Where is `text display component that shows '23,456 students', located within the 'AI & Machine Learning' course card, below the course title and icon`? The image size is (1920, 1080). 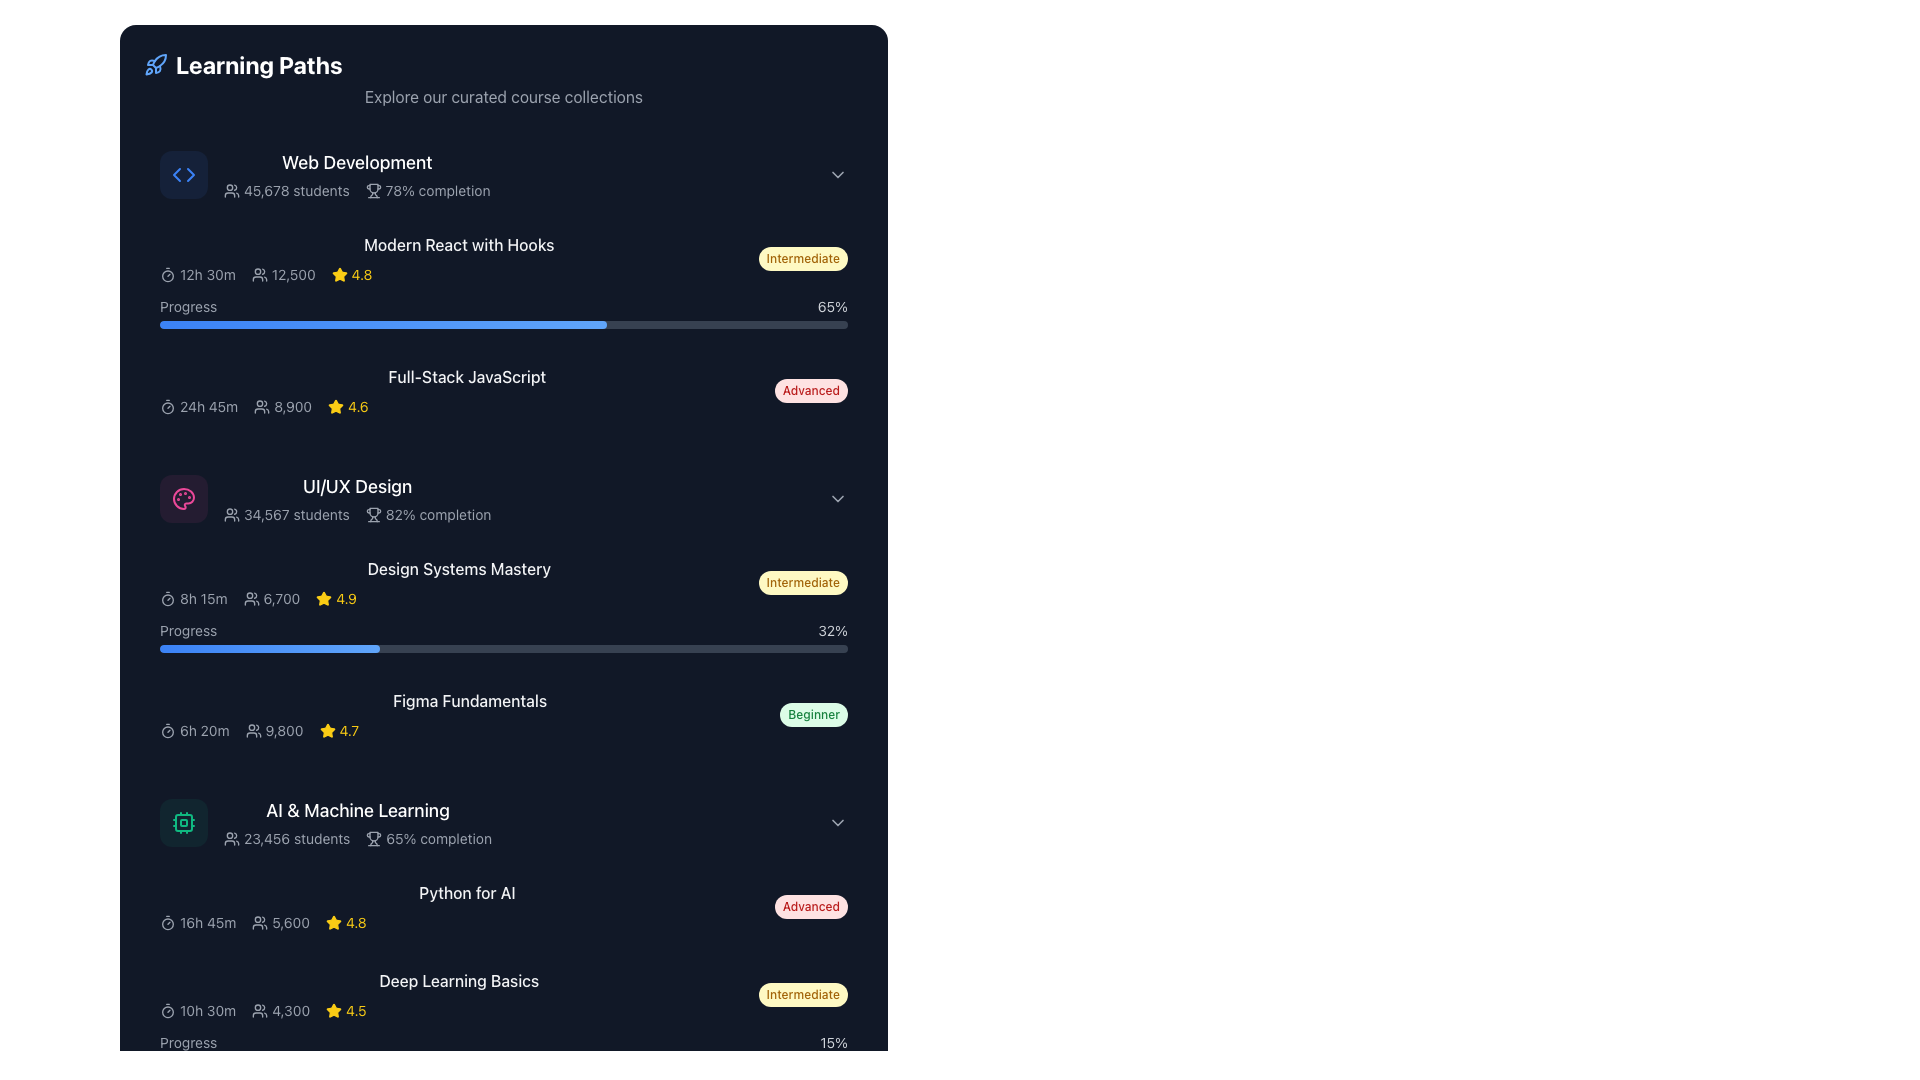
text display component that shows '23,456 students', located within the 'AI & Machine Learning' course card, below the course title and icon is located at coordinates (286, 839).